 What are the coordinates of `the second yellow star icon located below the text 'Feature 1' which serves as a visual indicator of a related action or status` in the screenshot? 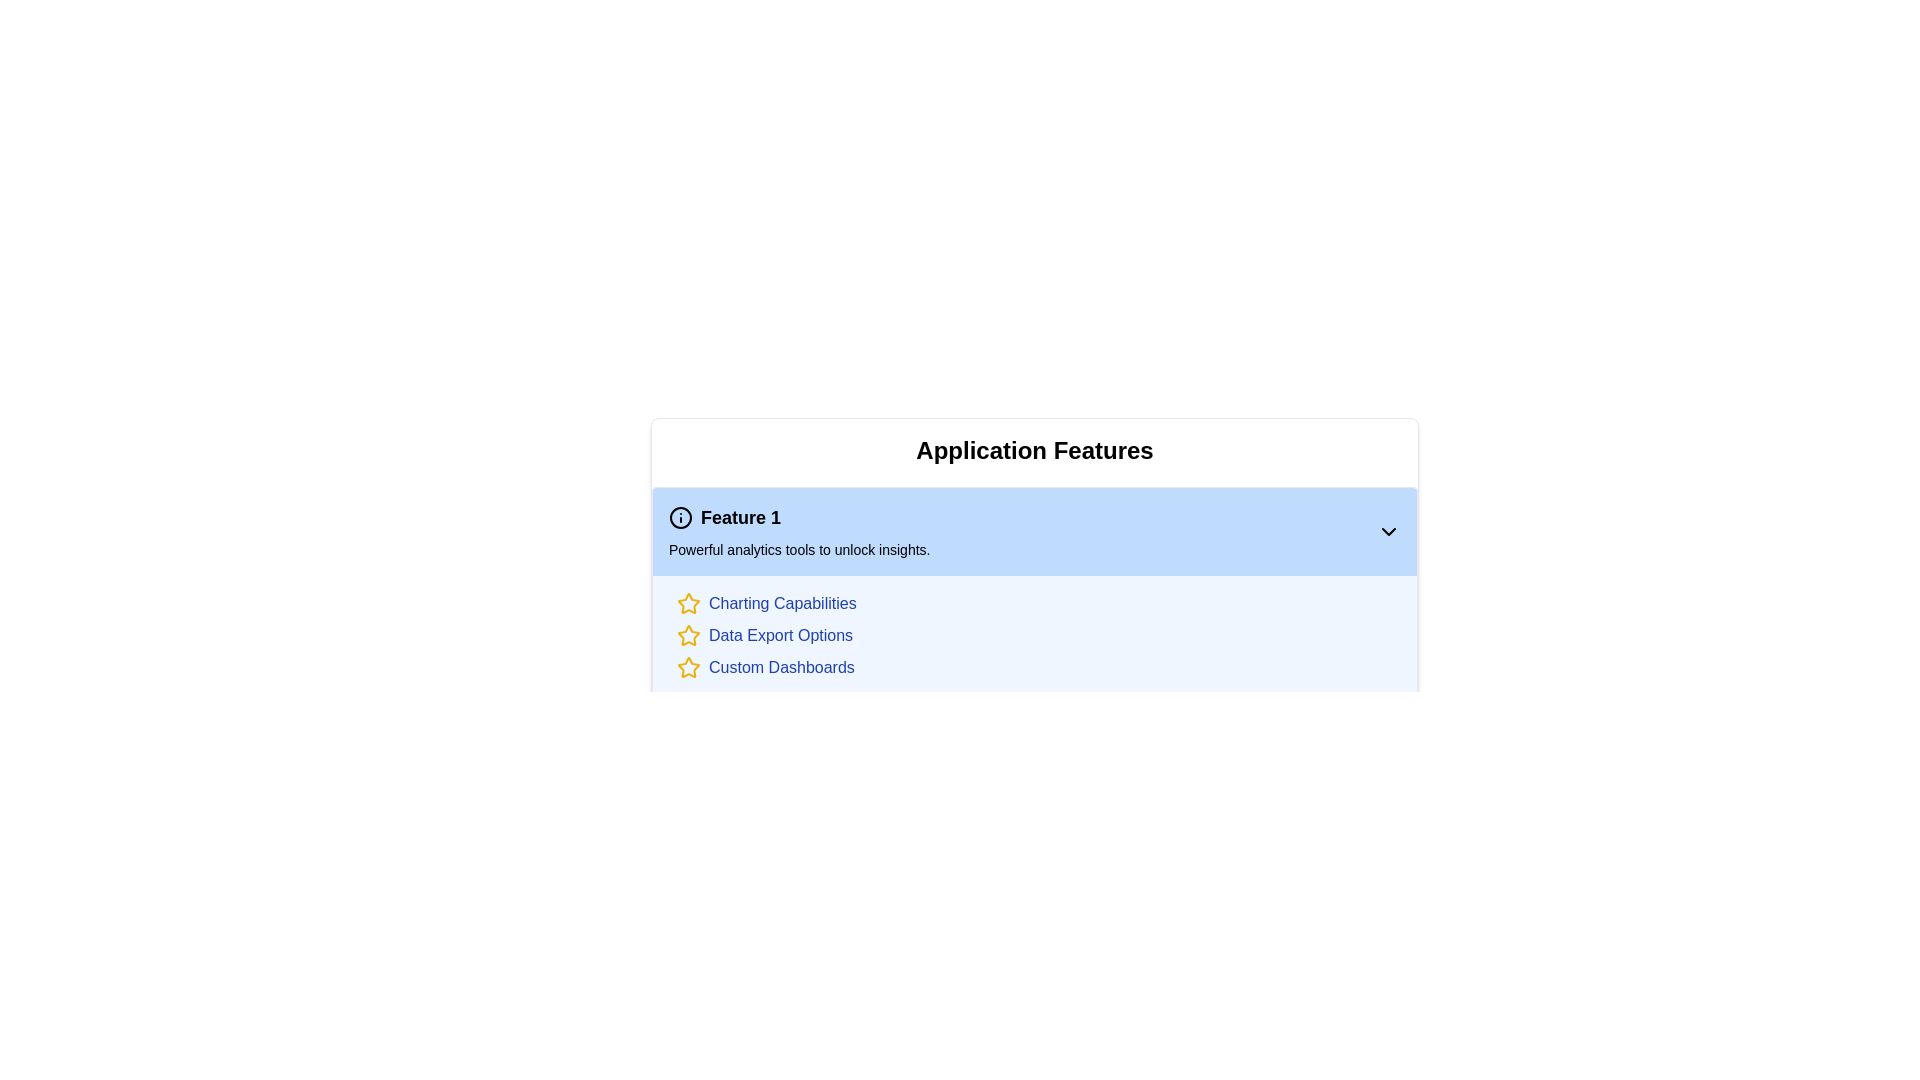 It's located at (689, 602).